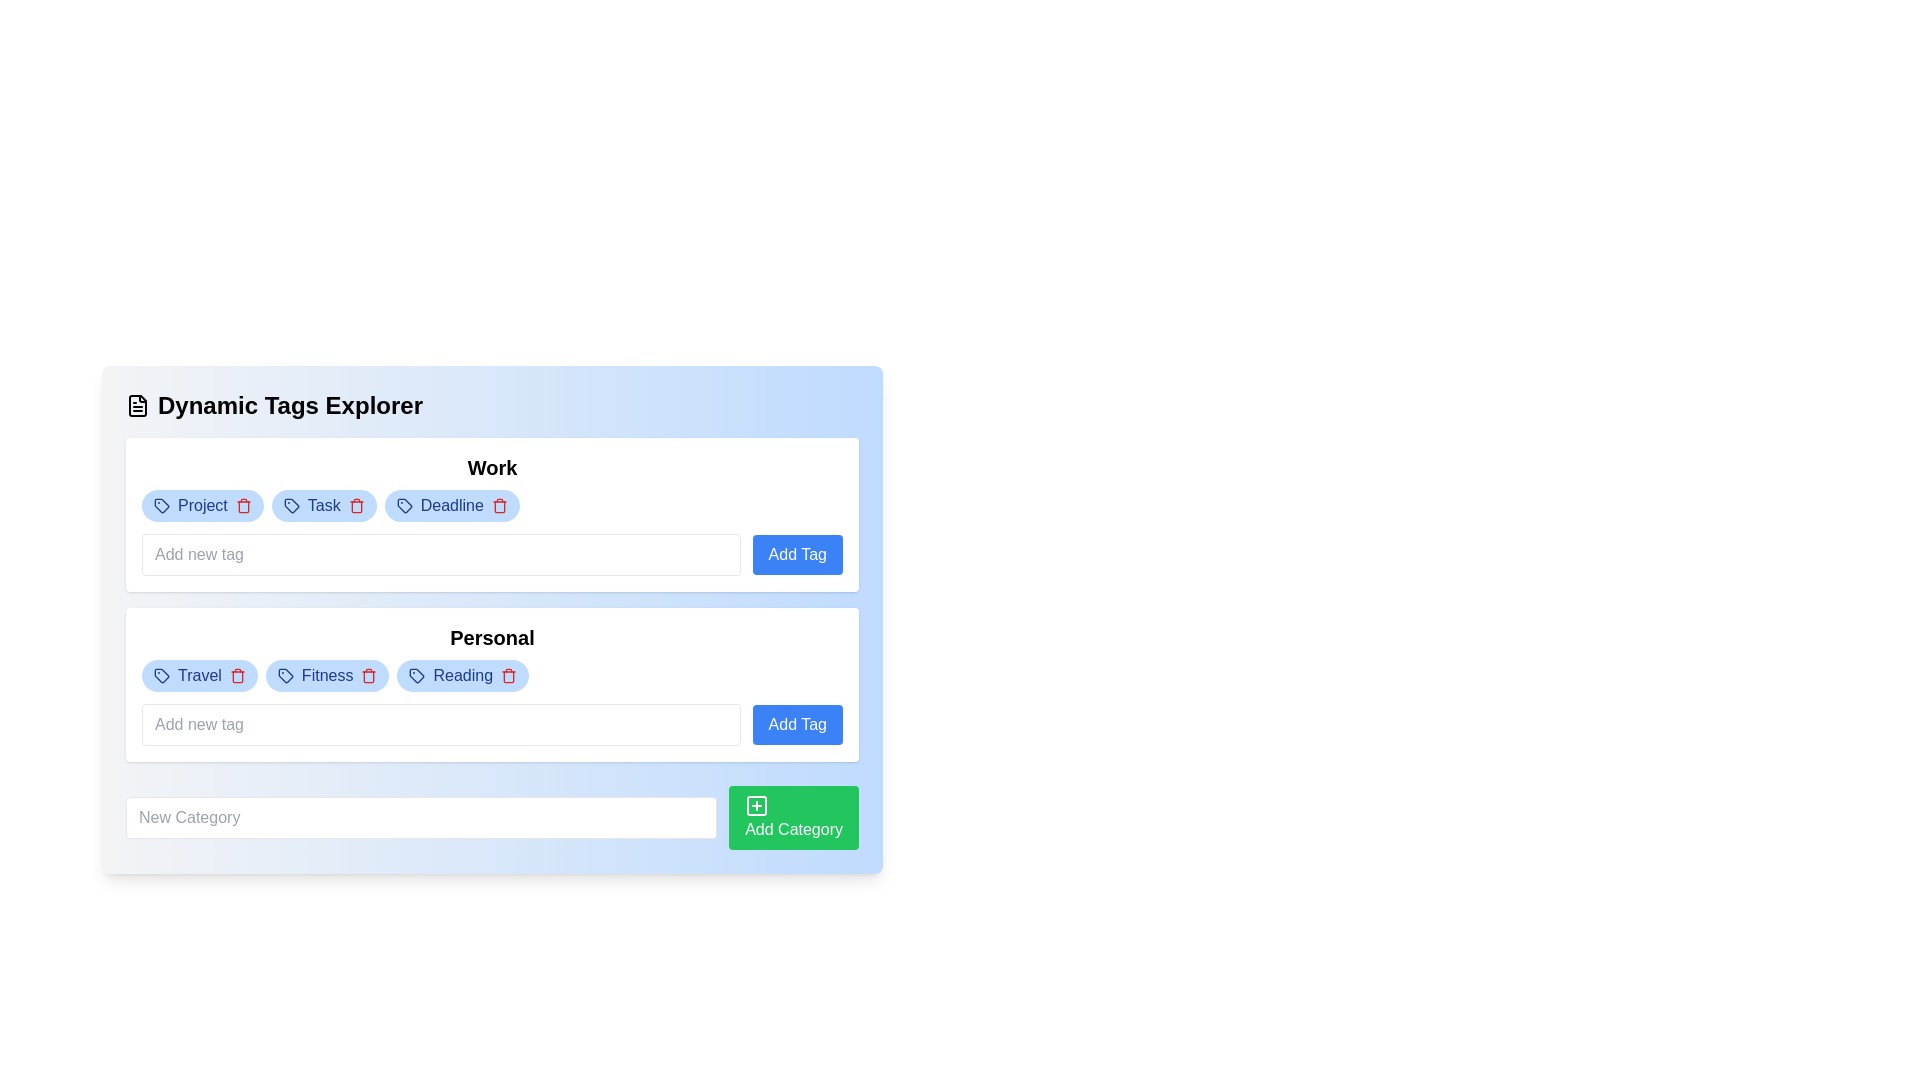 Image resolution: width=1920 pixels, height=1080 pixels. What do you see at coordinates (237, 675) in the screenshot?
I see `the delete icon button represented by a red trash bin next to the 'Travel' tag` at bounding box center [237, 675].